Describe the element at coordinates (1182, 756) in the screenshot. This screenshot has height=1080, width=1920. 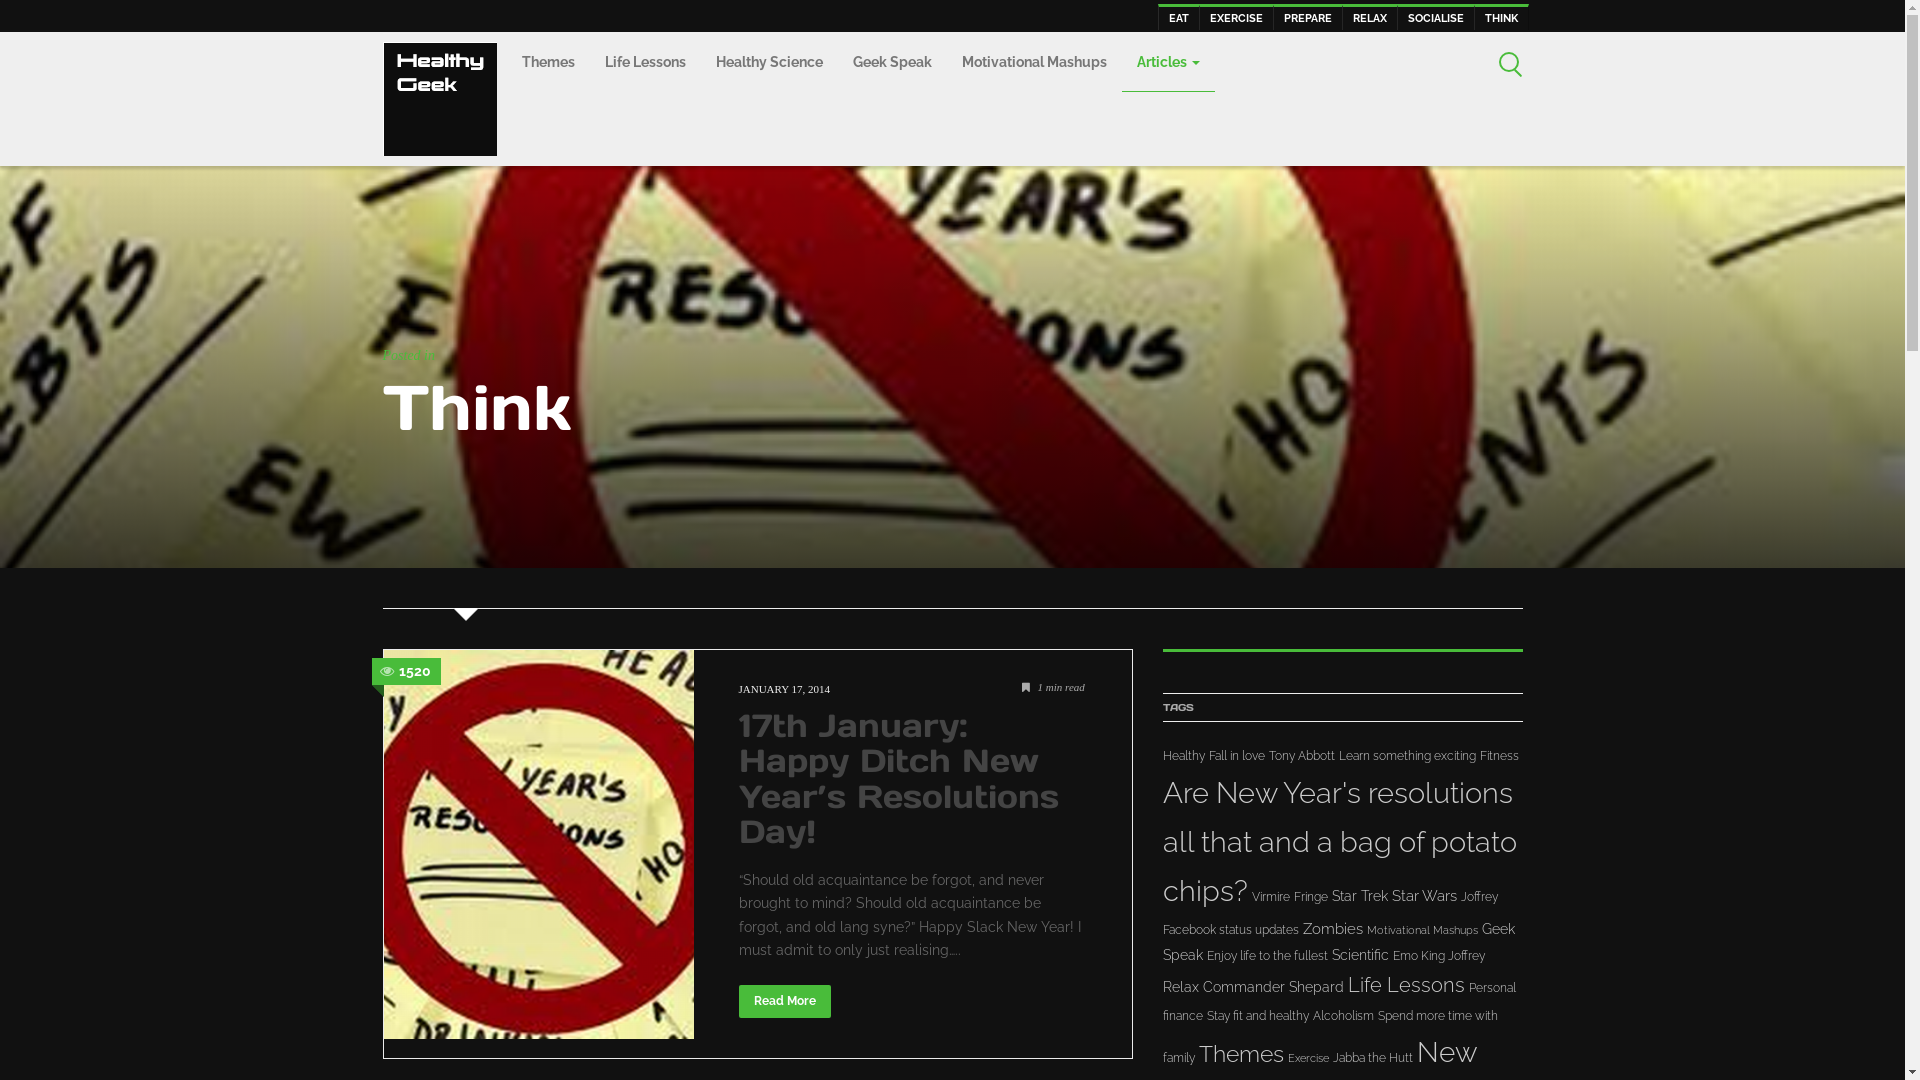
I see `'Healthy'` at that location.